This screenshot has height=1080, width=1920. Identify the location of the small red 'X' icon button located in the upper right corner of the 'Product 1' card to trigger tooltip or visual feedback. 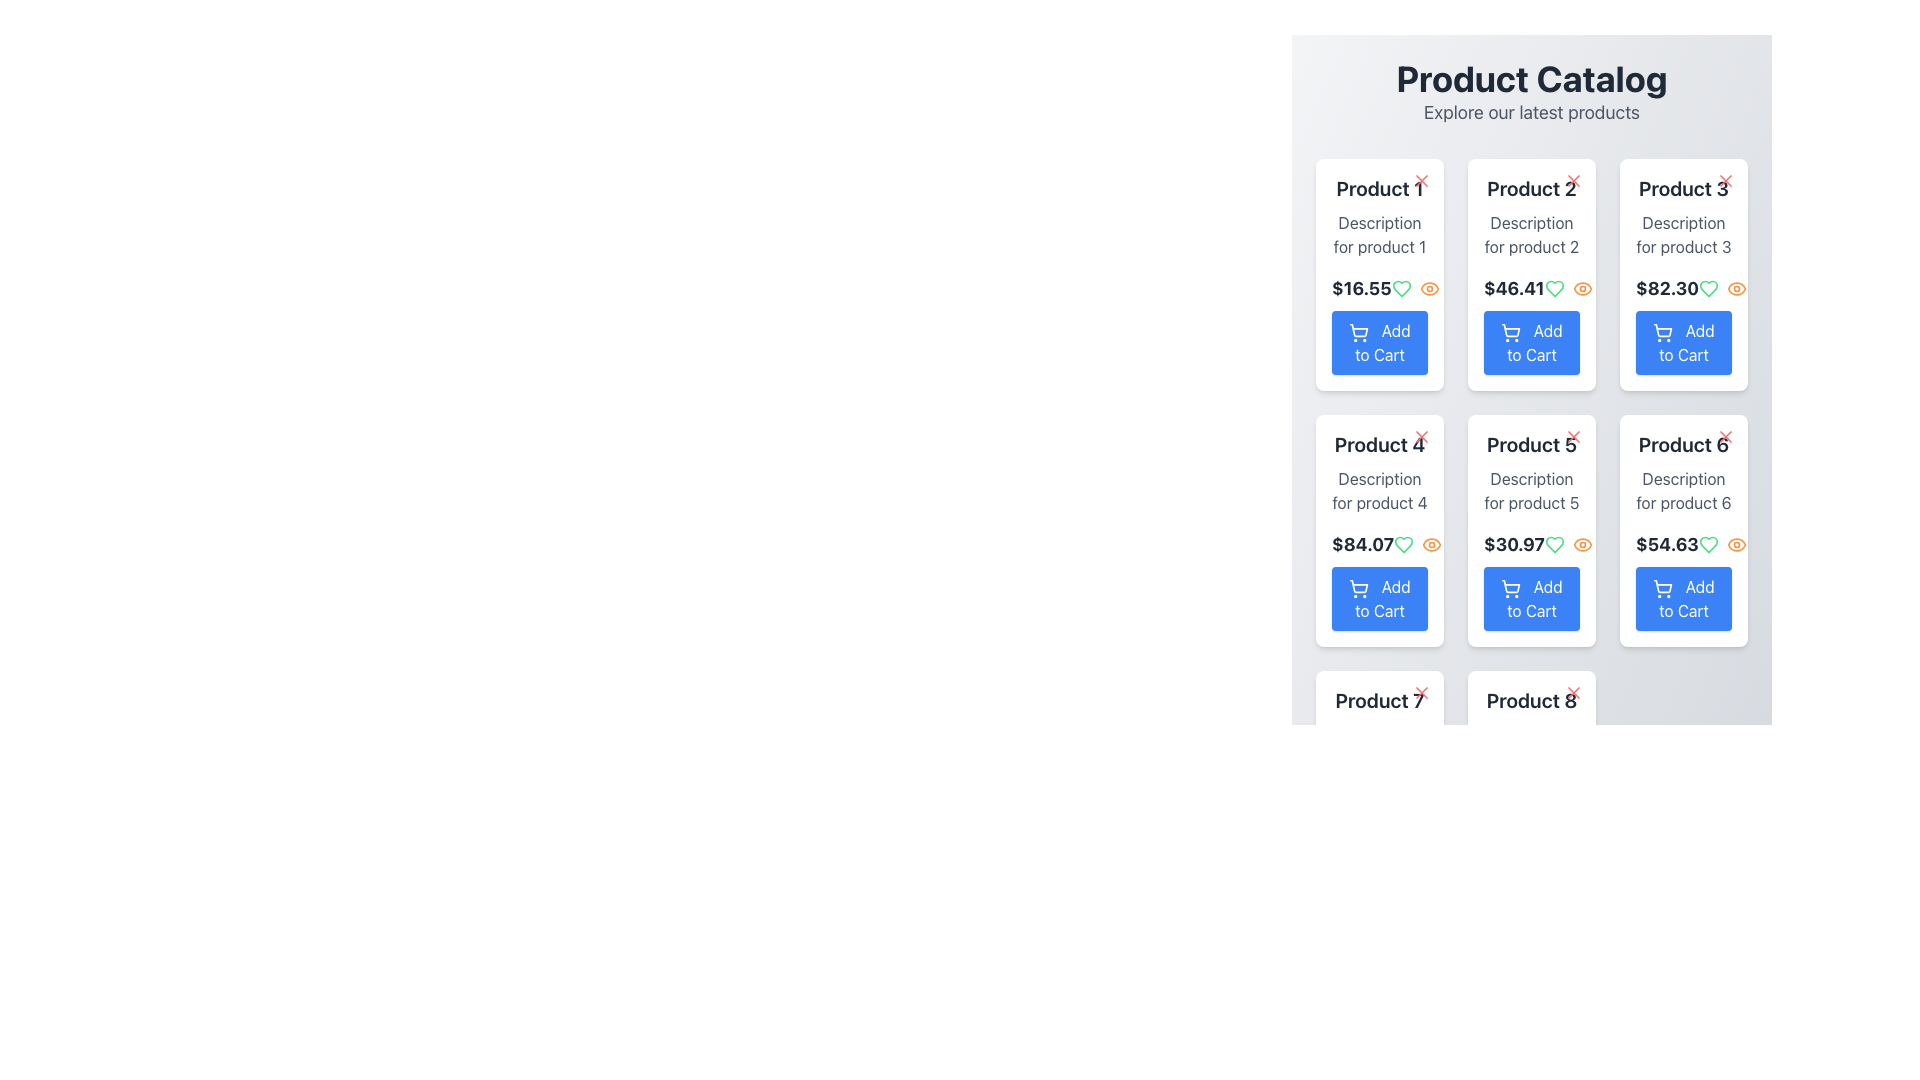
(1420, 181).